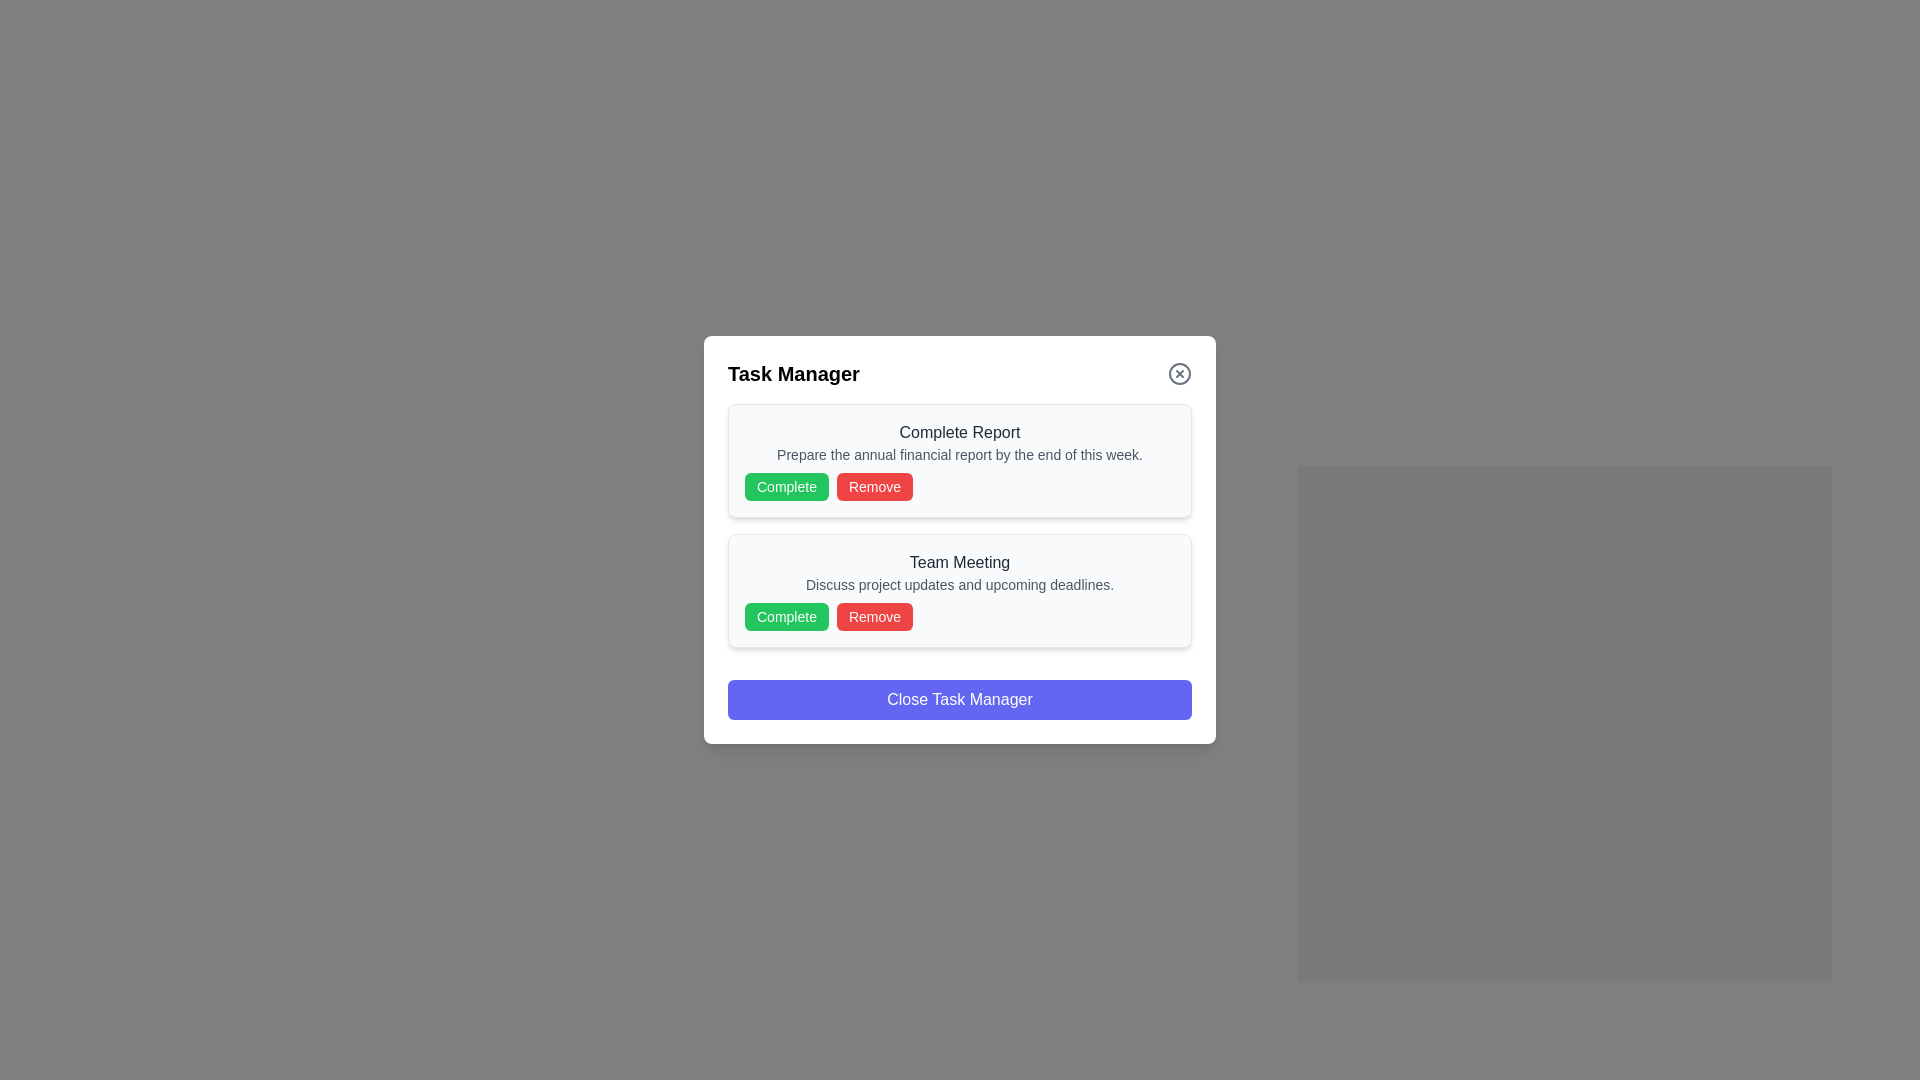  Describe the element at coordinates (1180, 374) in the screenshot. I see `the close button located in the top-right corner of the 'Task Manager' modal` at that location.